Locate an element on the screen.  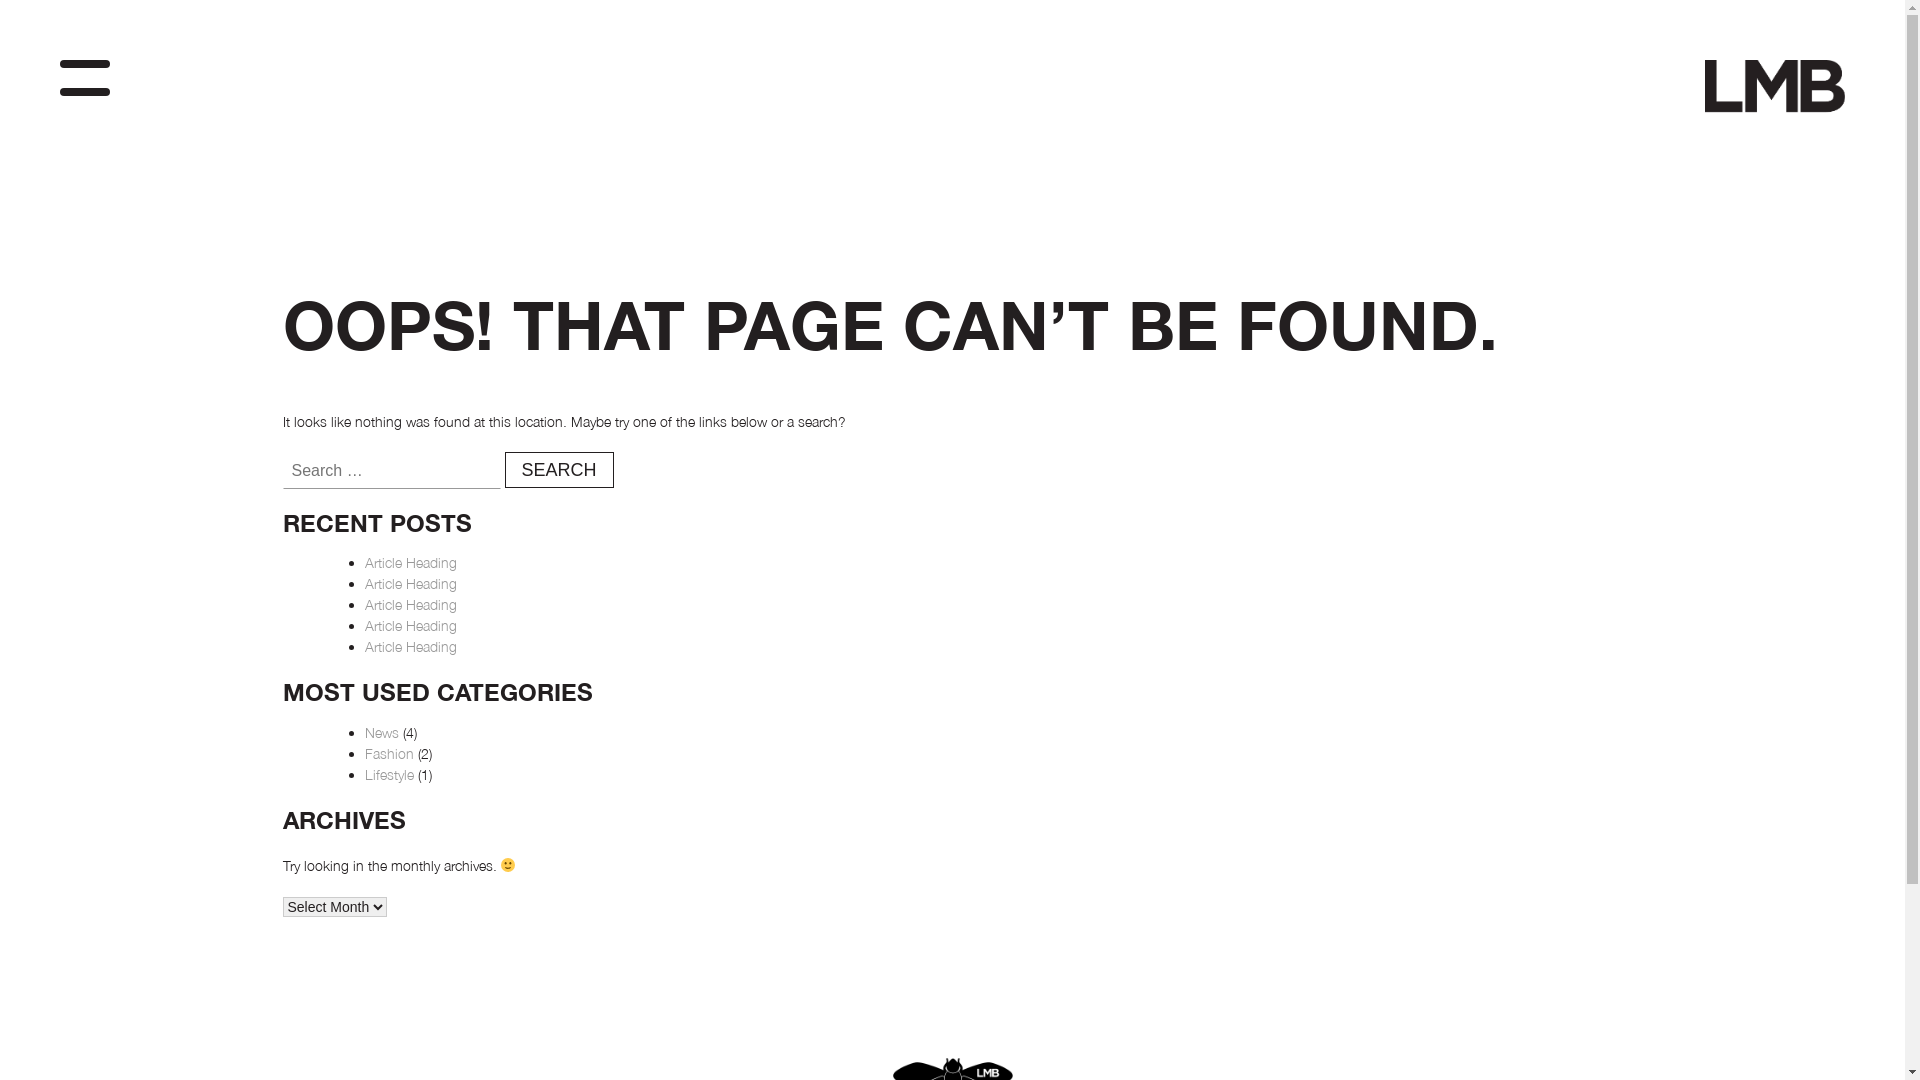
'Fashion' is located at coordinates (388, 753).